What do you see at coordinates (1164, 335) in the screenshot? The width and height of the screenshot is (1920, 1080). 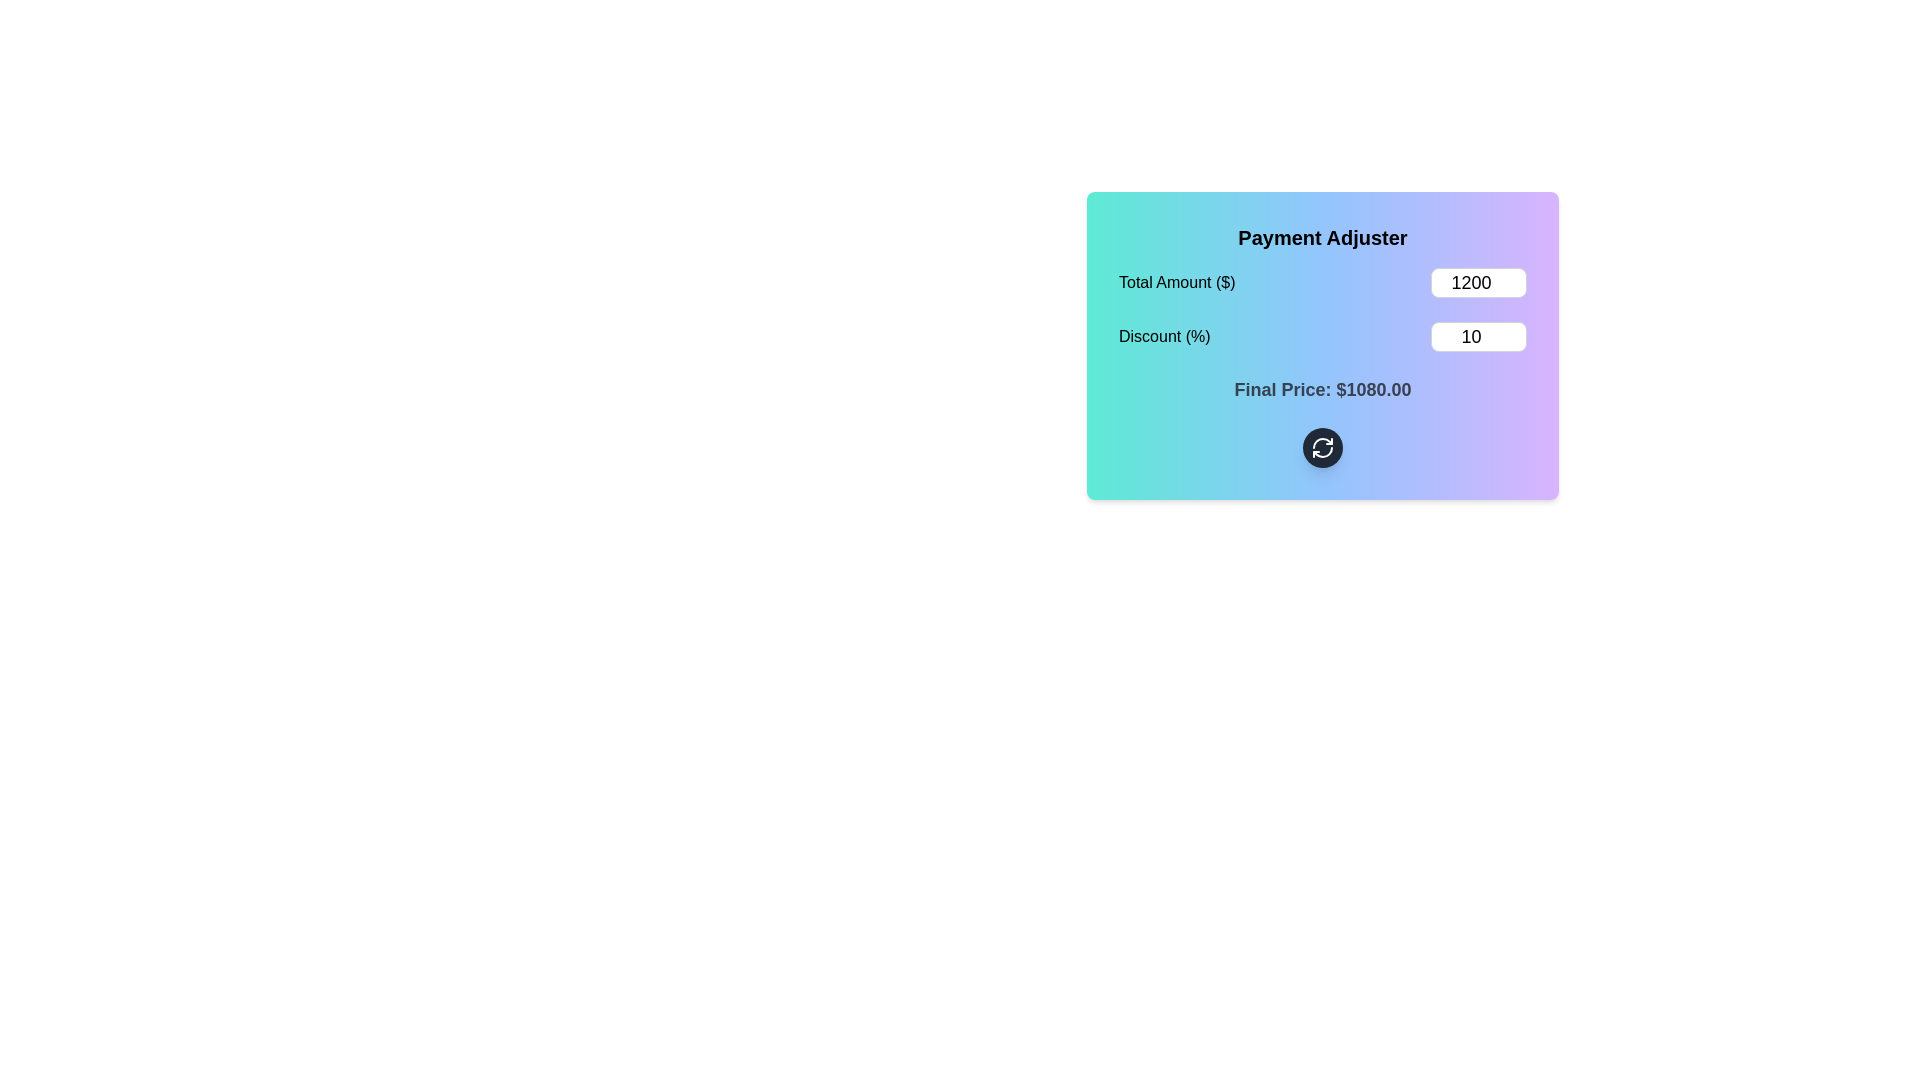 I see `the 'Discount (%)' text label element, which is styled in black lettering on a gradient background and located in the middle-left section of the 'Payment Adjuster' panel` at bounding box center [1164, 335].